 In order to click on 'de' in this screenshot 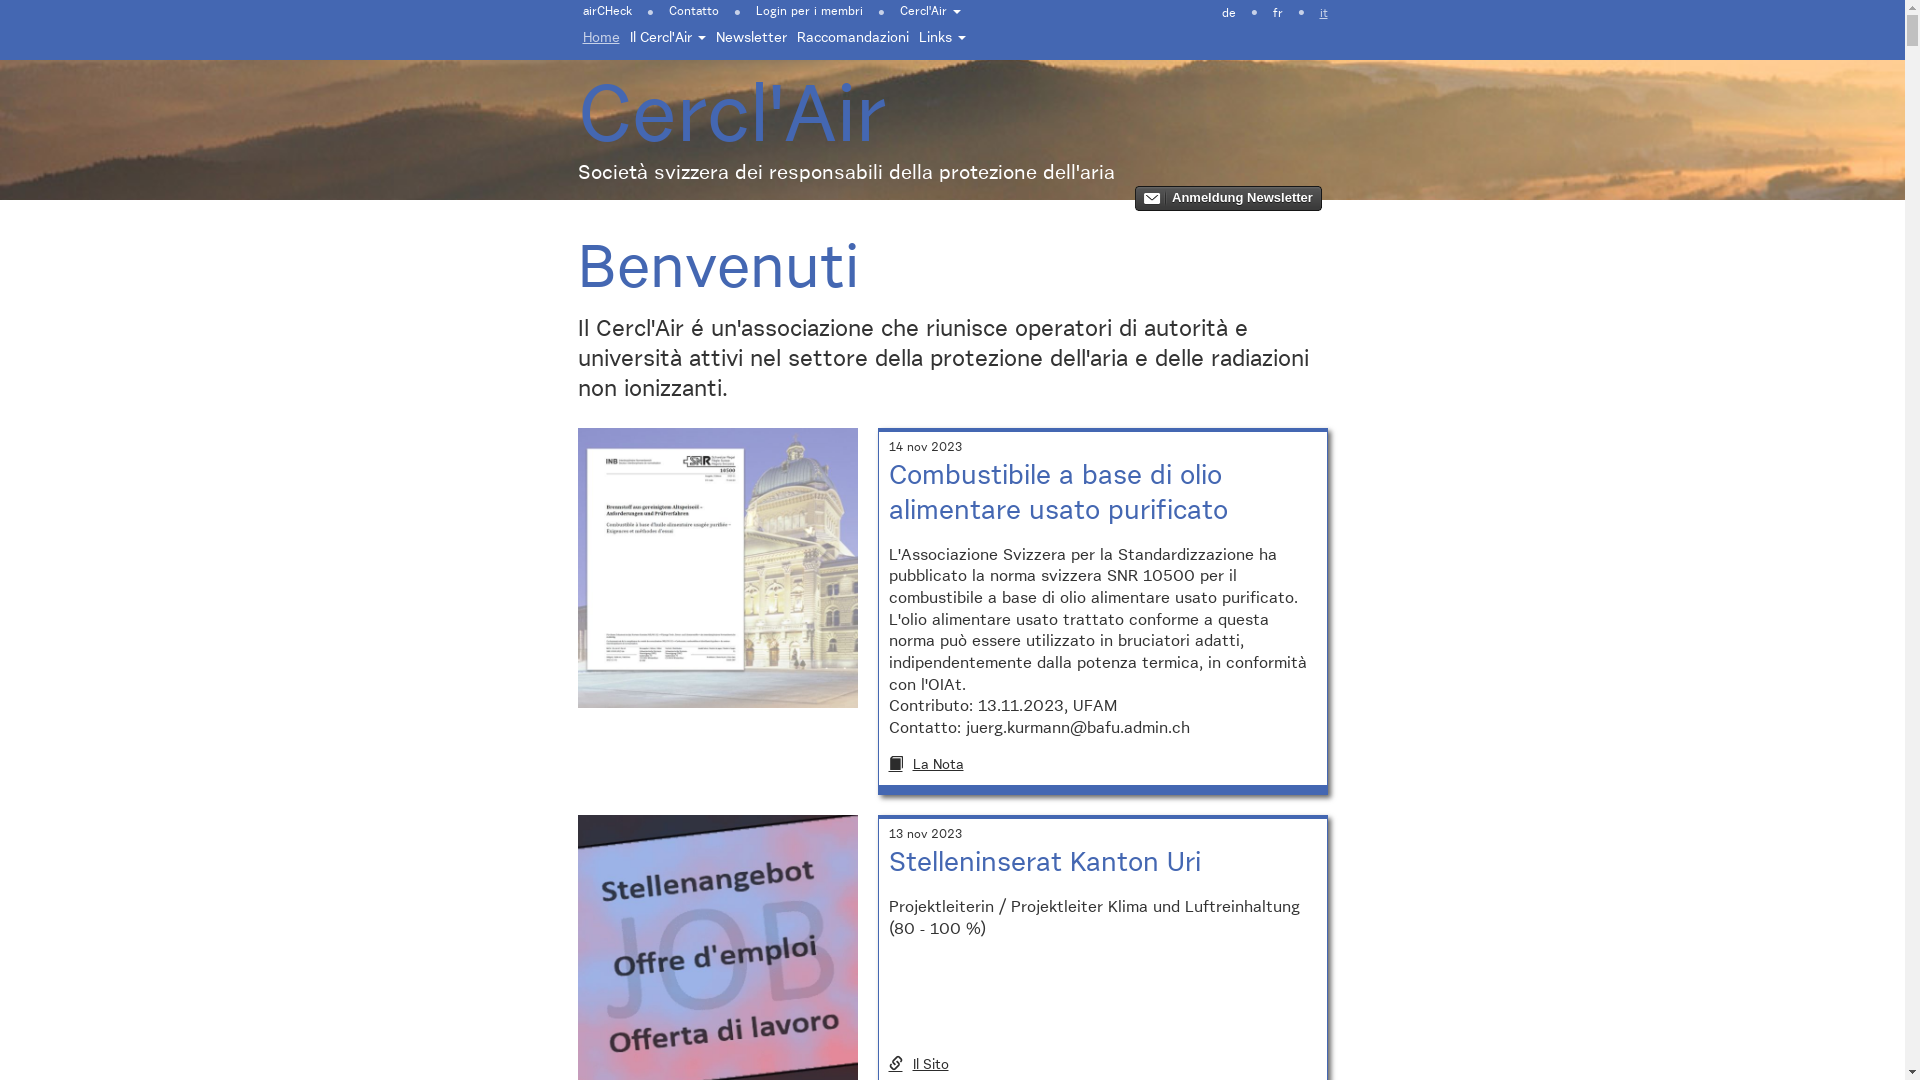, I will do `click(1204, 12)`.